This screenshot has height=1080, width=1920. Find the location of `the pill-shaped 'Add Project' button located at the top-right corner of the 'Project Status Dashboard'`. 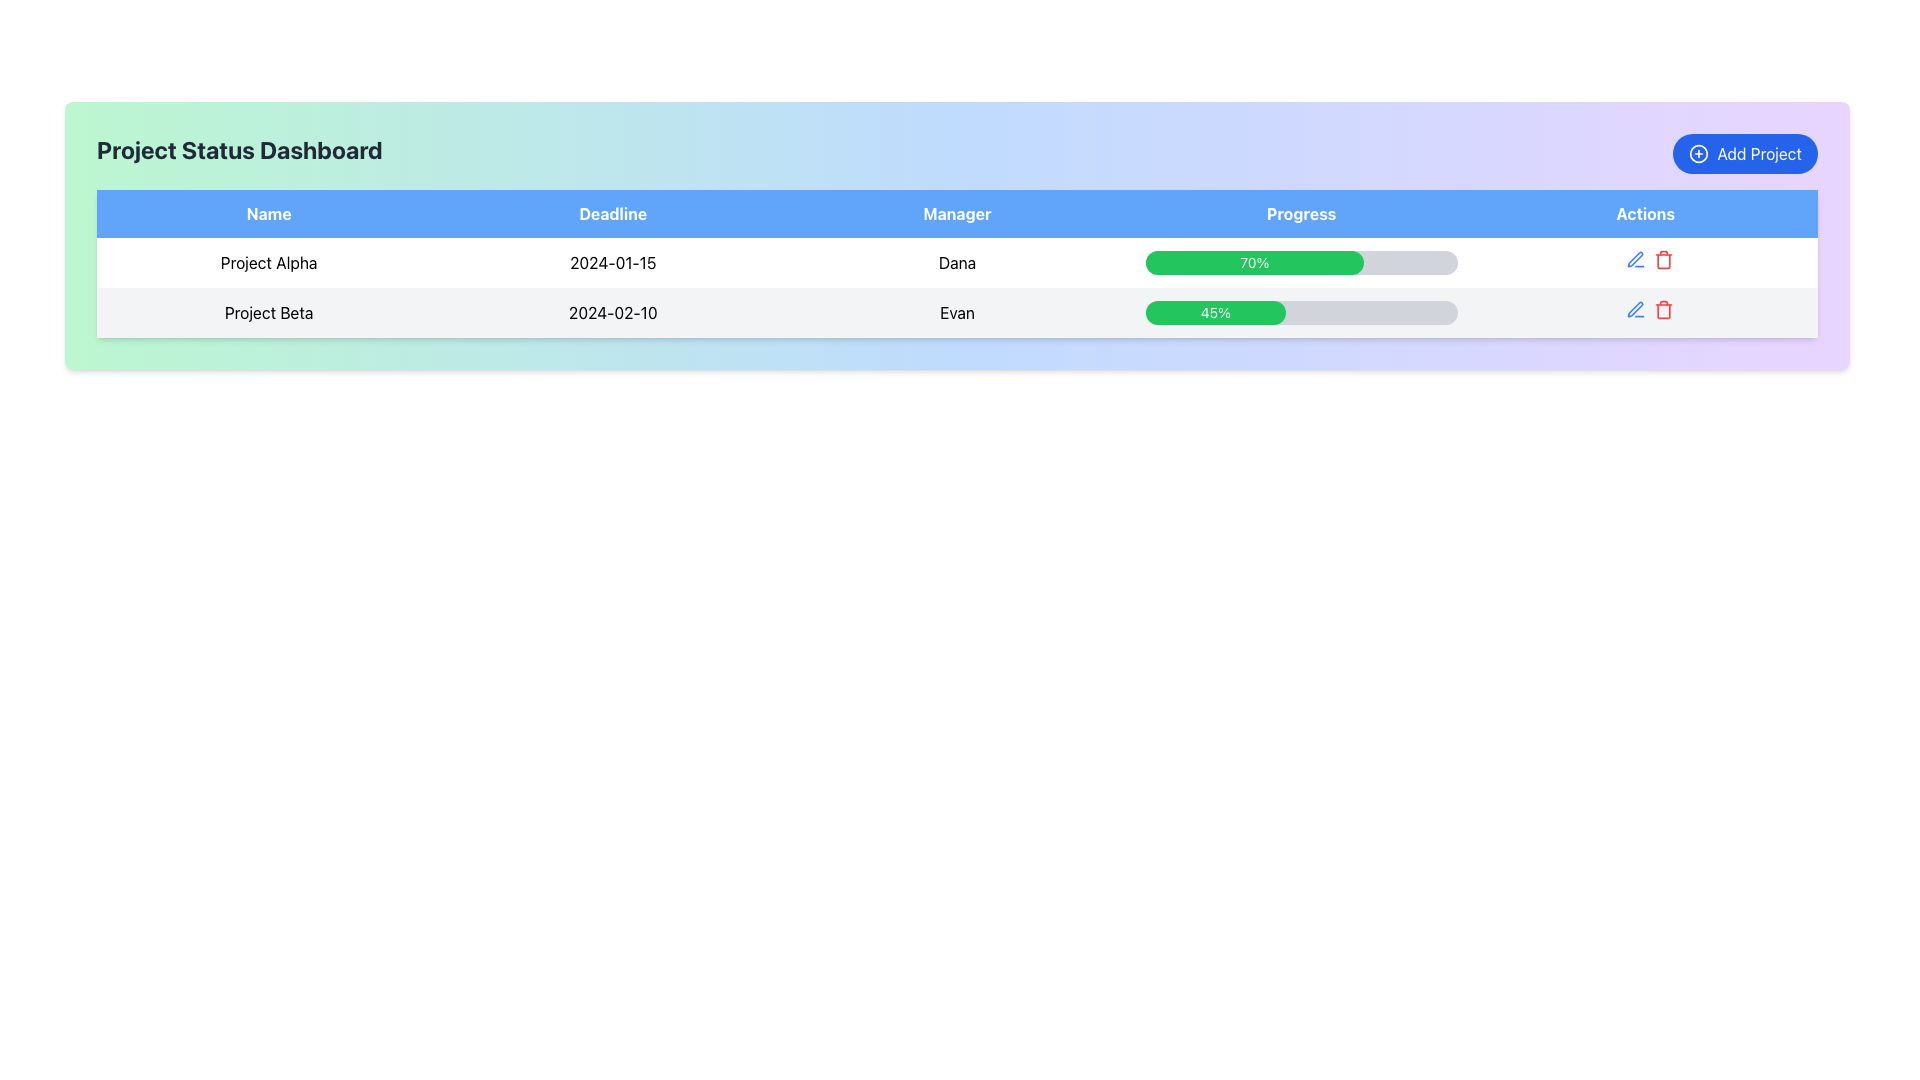

the pill-shaped 'Add Project' button located at the top-right corner of the 'Project Status Dashboard' is located at coordinates (1744, 153).